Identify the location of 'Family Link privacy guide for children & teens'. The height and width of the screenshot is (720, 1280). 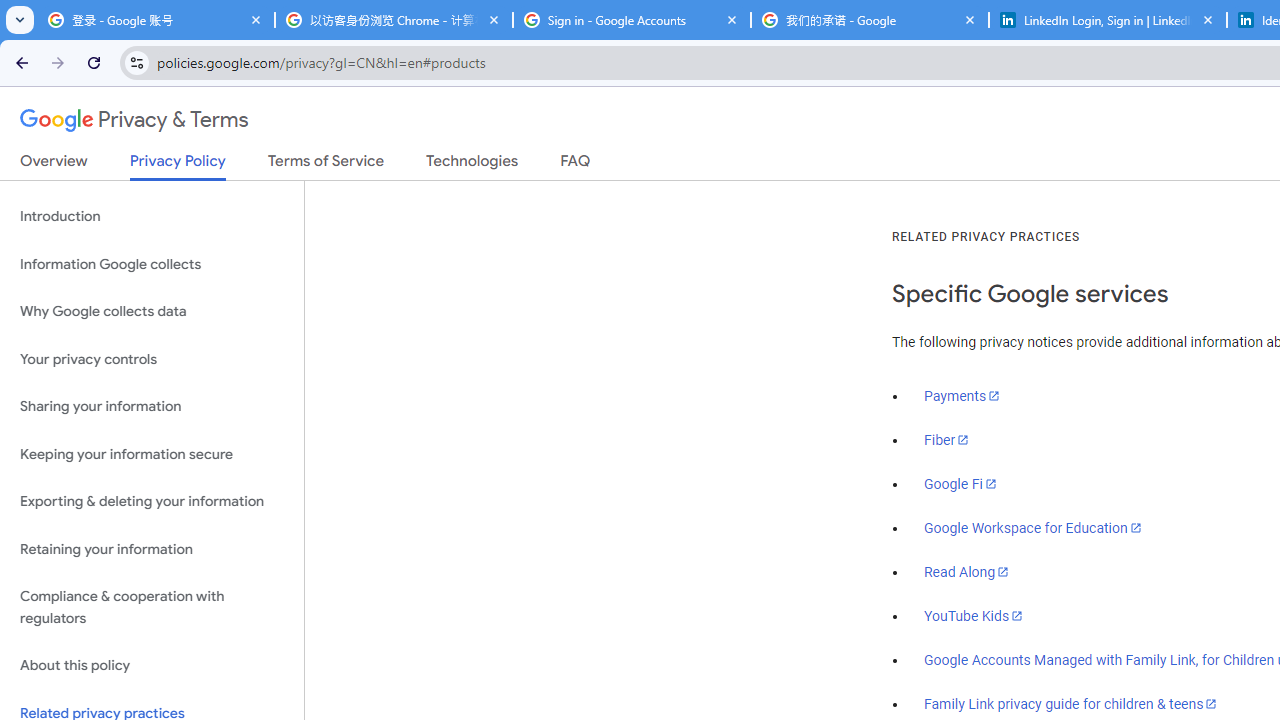
(1070, 702).